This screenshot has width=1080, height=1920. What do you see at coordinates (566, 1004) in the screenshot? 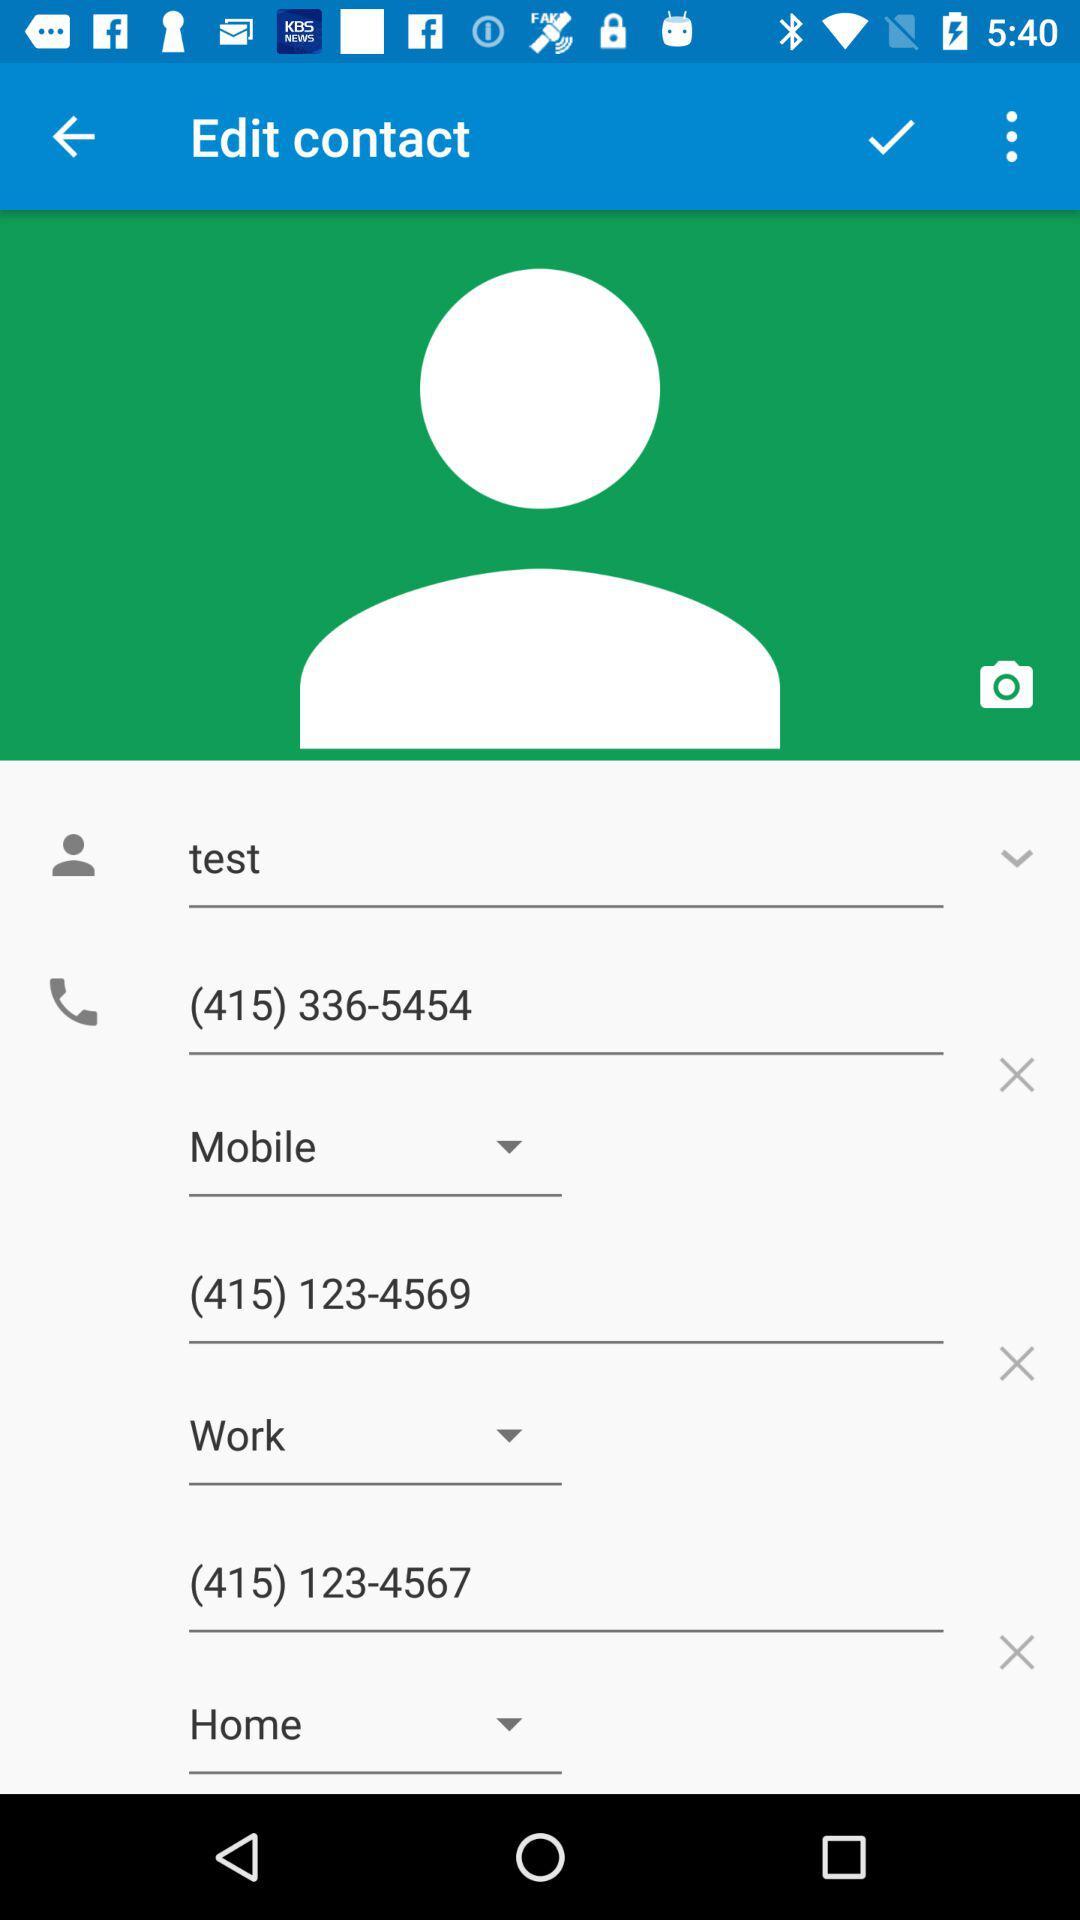
I see `the phone number on second text field from top` at bounding box center [566, 1004].